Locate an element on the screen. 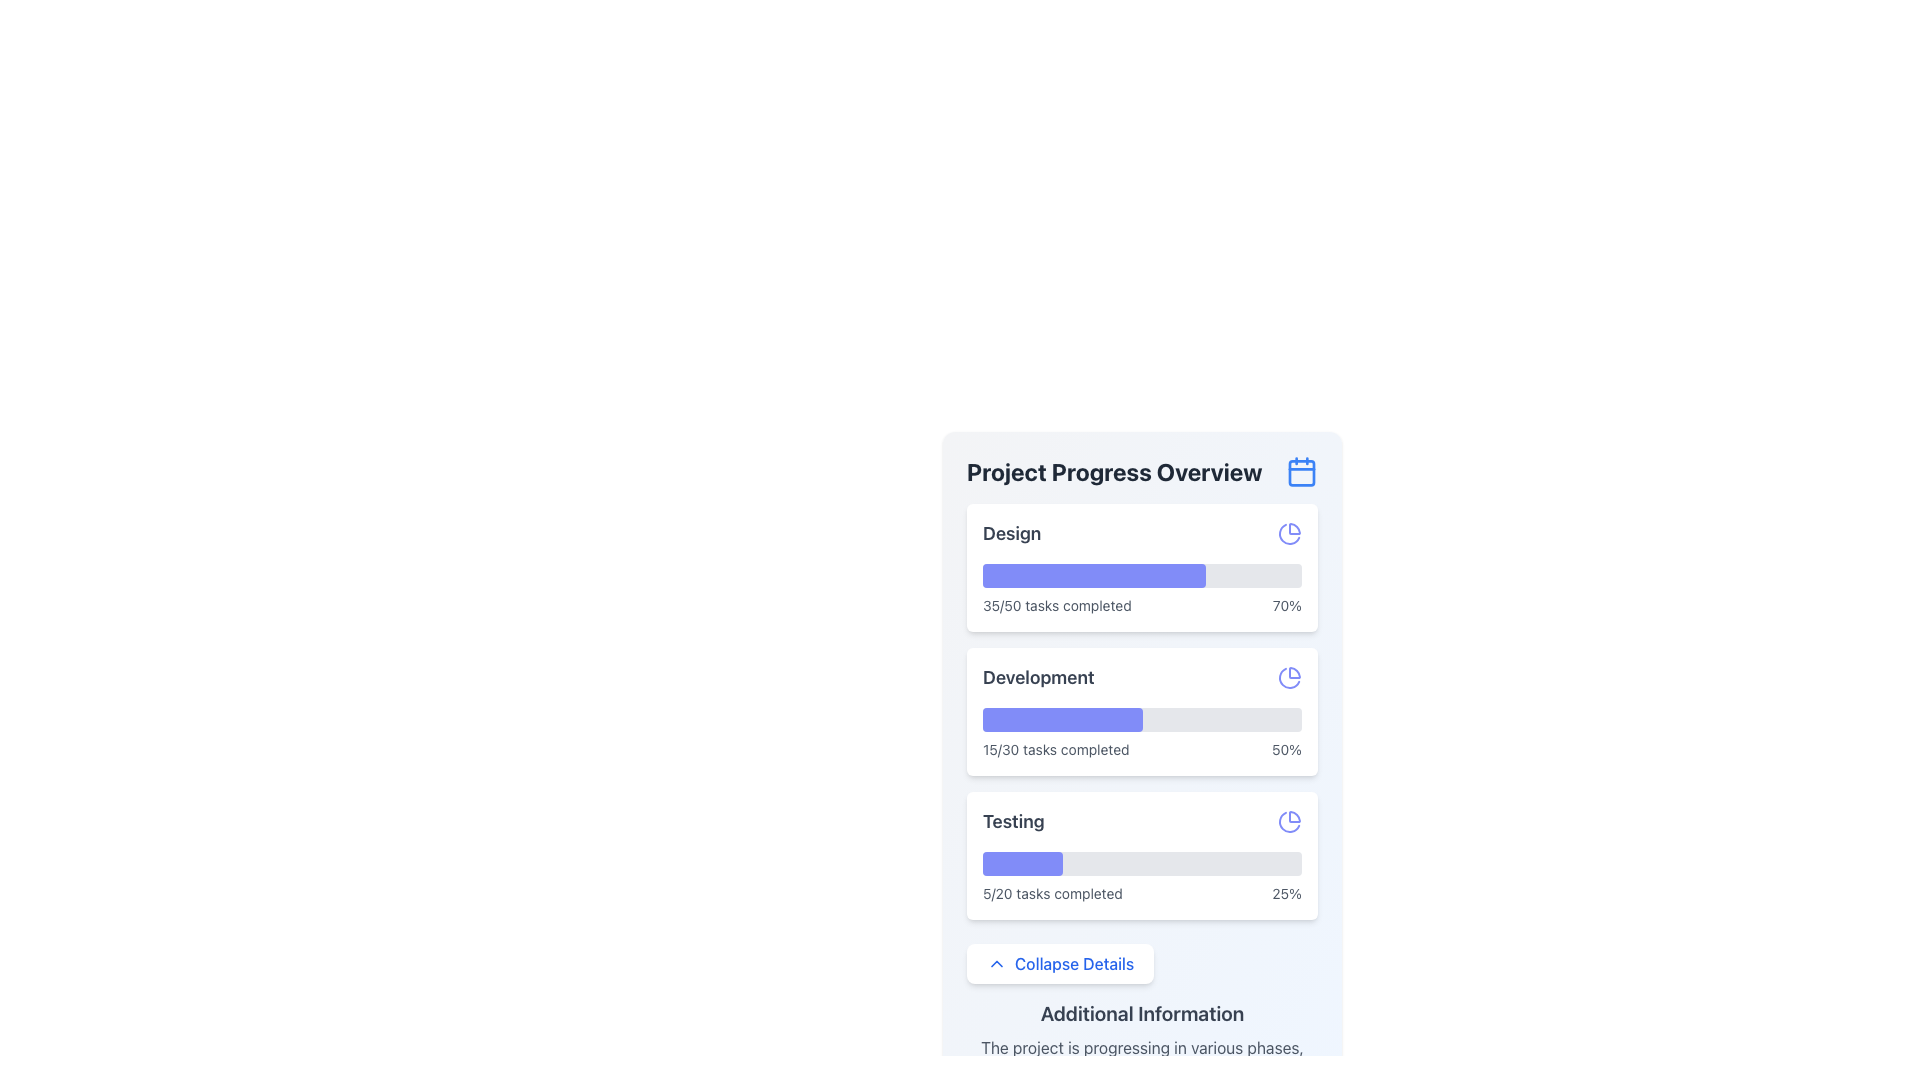 This screenshot has width=1920, height=1080. the Static Text Label displaying '70%' which is positioned at the end of the text '35/50 tasks completed 70%' in the progress card titled 'Design' is located at coordinates (1287, 604).